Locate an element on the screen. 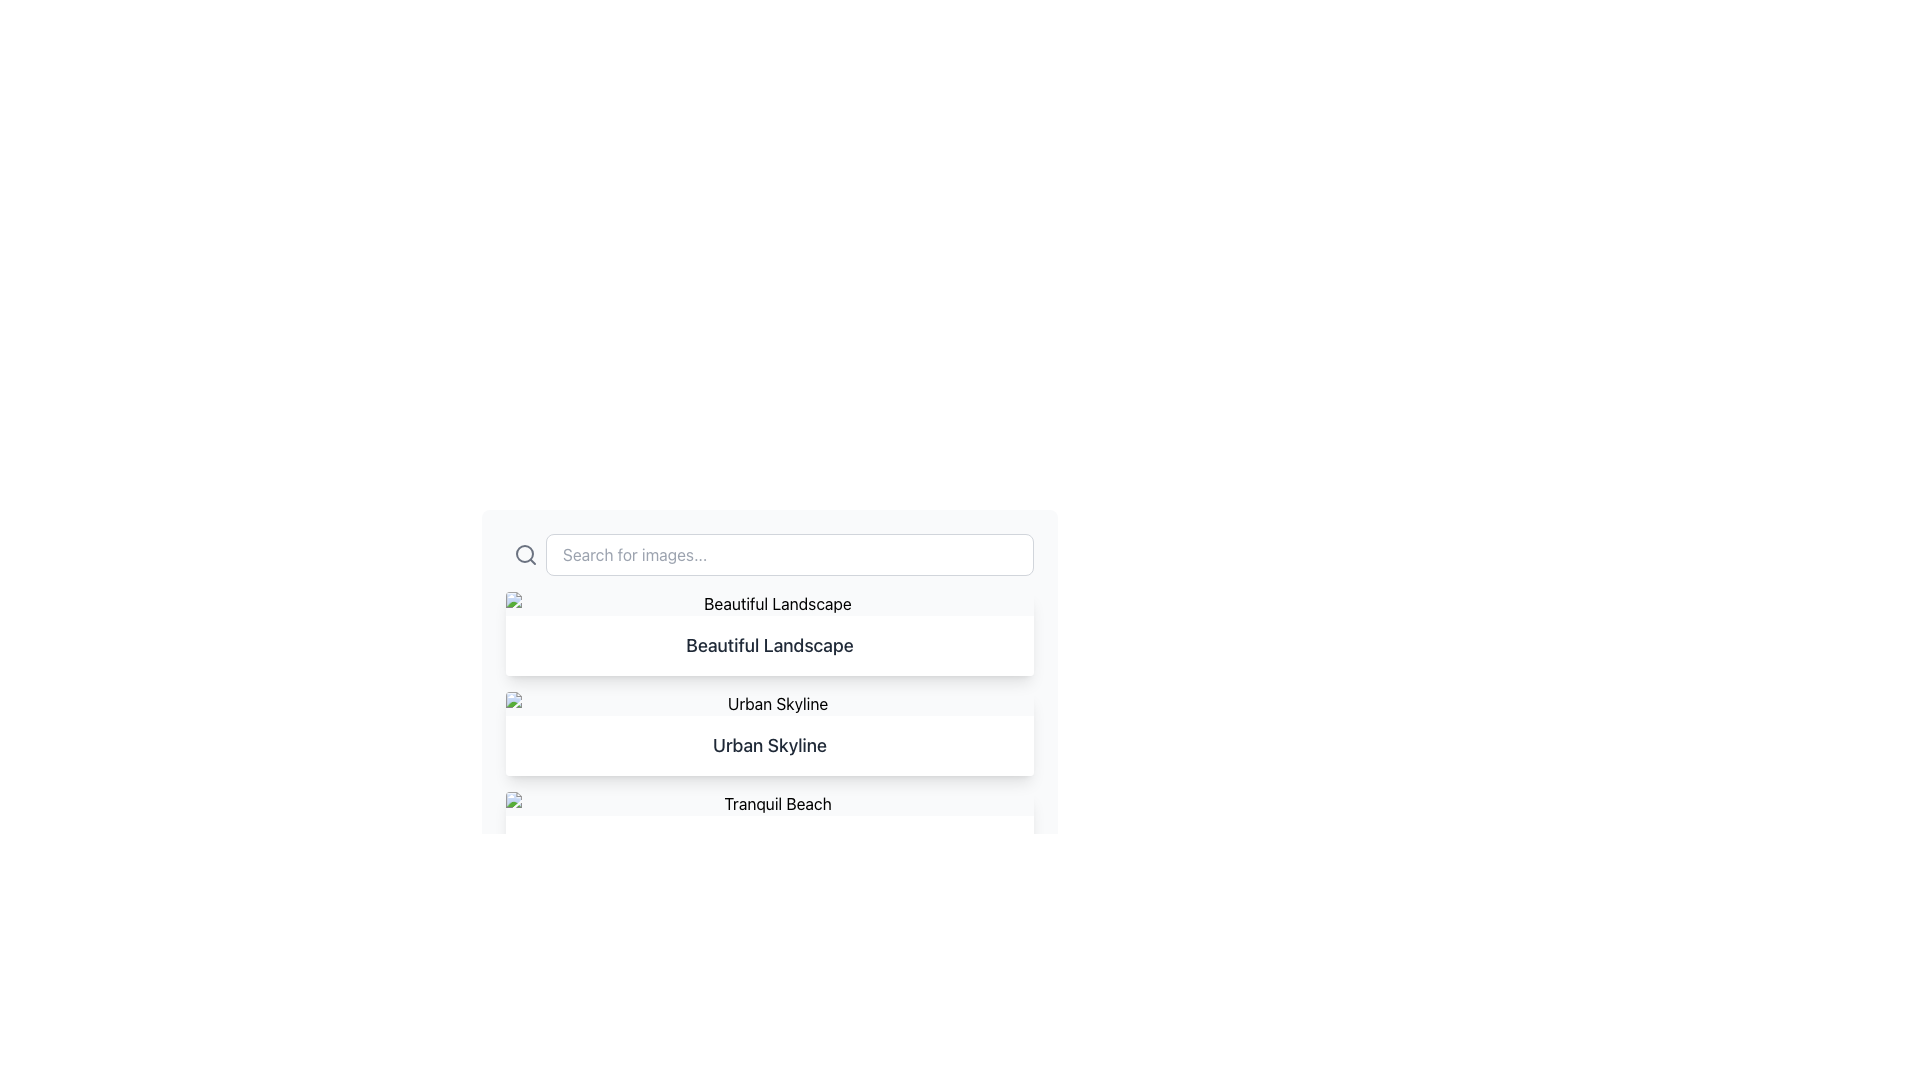 The height and width of the screenshot is (1080, 1920). the gray magnifying glass icon representing the search function, located to the left of the input field with the placeholder text 'Search for images...' is located at coordinates (526, 555).